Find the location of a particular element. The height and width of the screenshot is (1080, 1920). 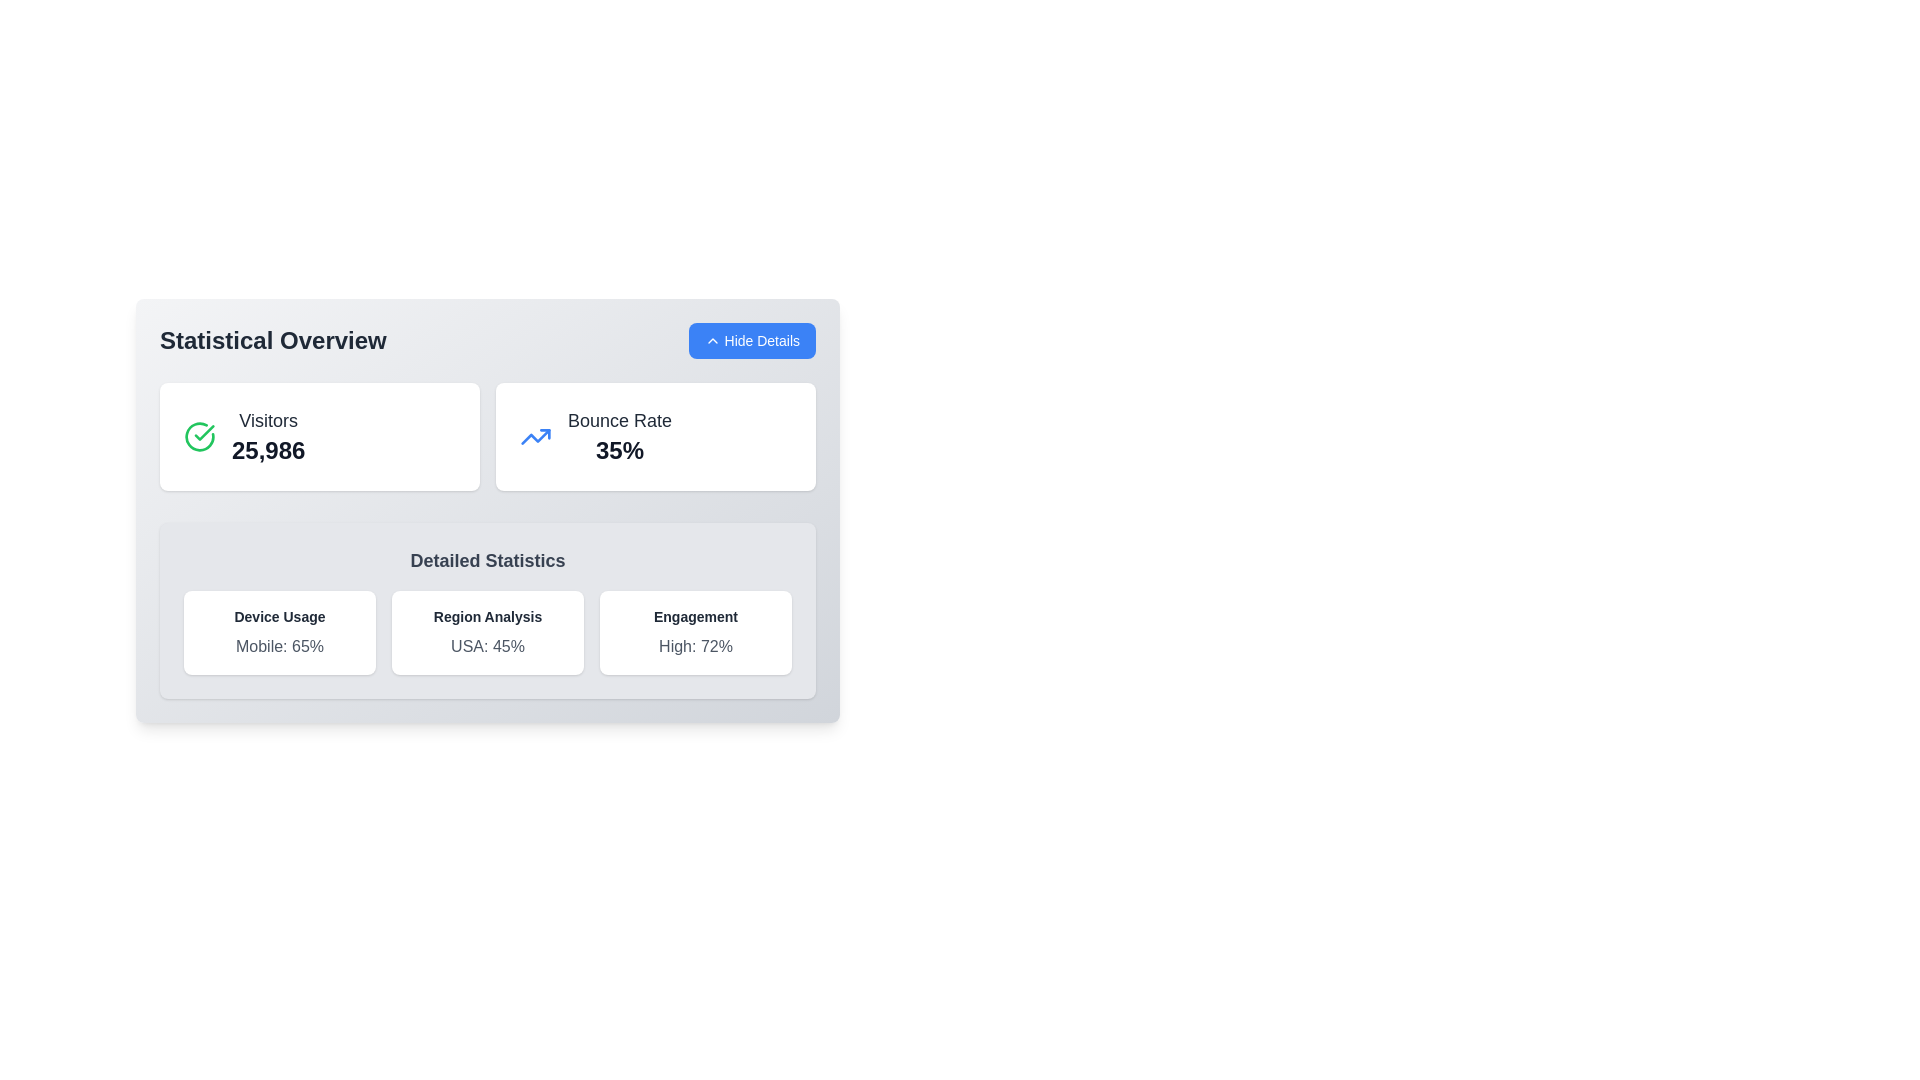

the Informational card that indicates 65% of usage is from mobile devices, positioned leftmost in the 'Detailed Statistics' section is located at coordinates (278, 632).